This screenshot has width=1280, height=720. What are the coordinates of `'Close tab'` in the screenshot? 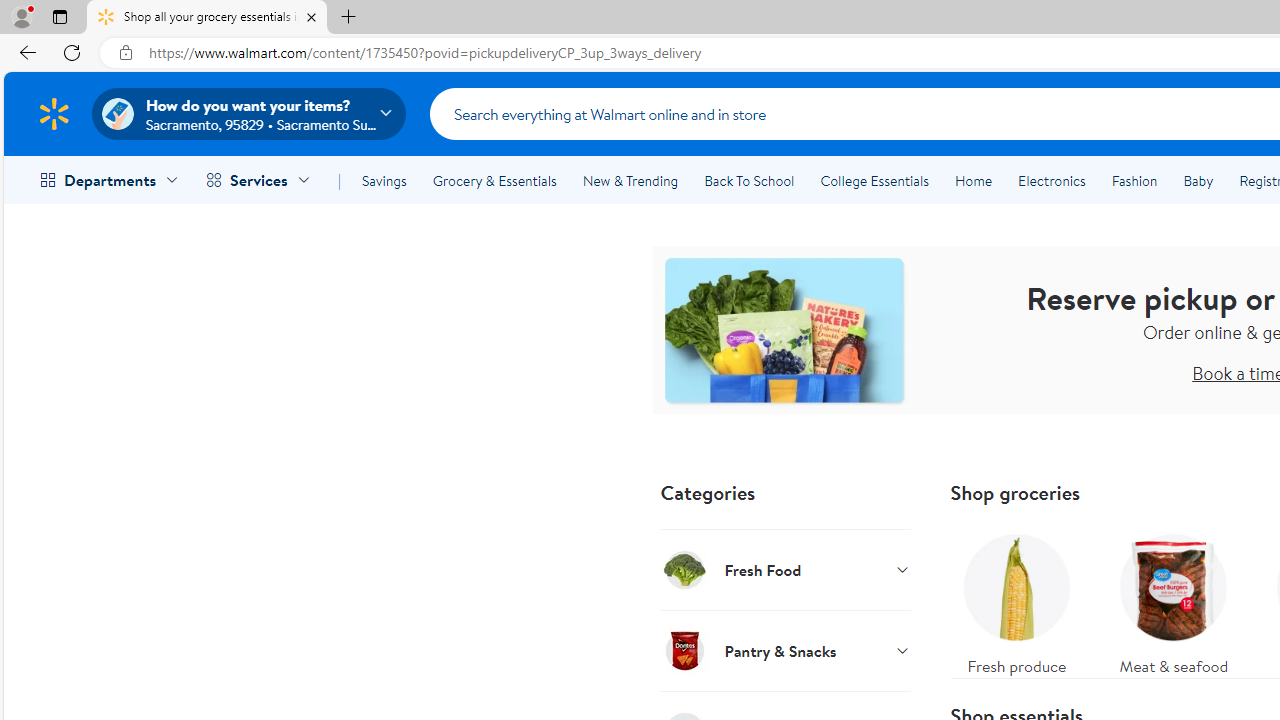 It's located at (310, 17).